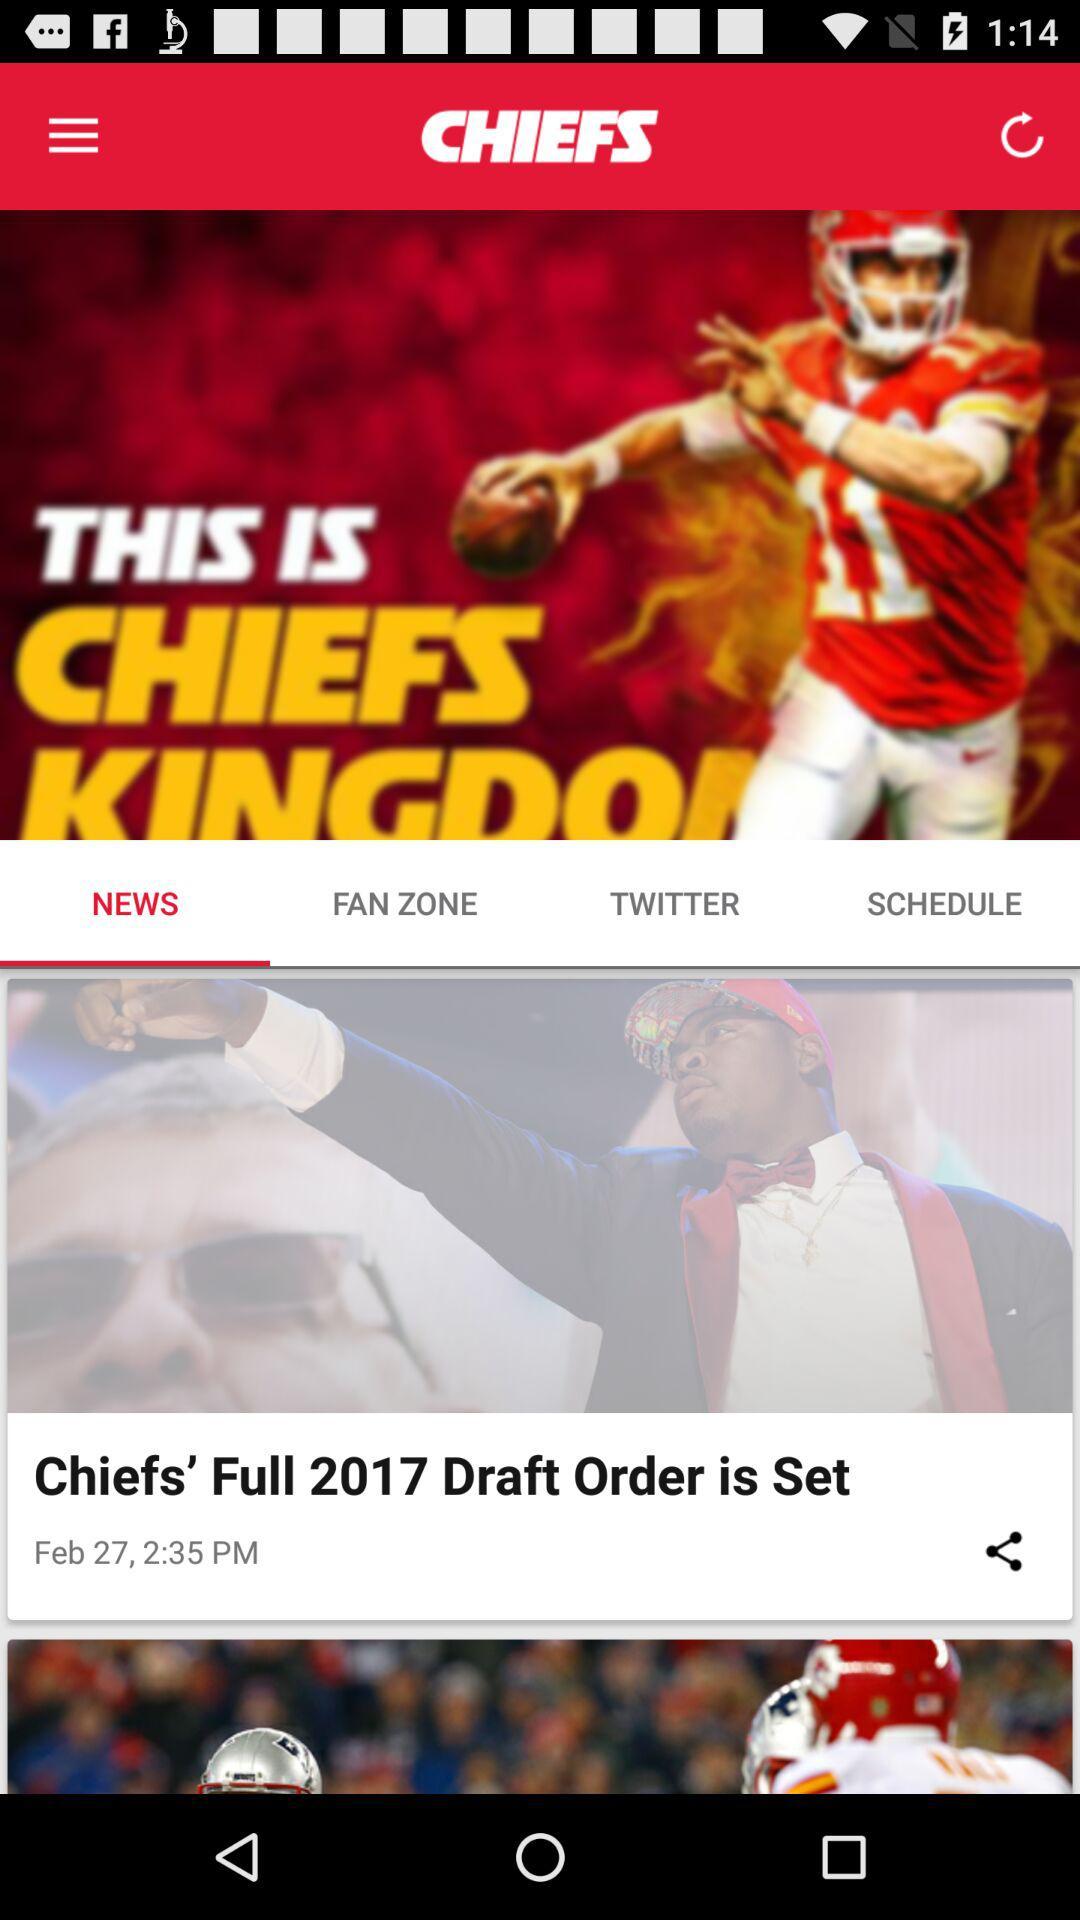 This screenshot has width=1080, height=1920. Describe the element at coordinates (1003, 1550) in the screenshot. I see `icon next to feb 27 2 item` at that location.